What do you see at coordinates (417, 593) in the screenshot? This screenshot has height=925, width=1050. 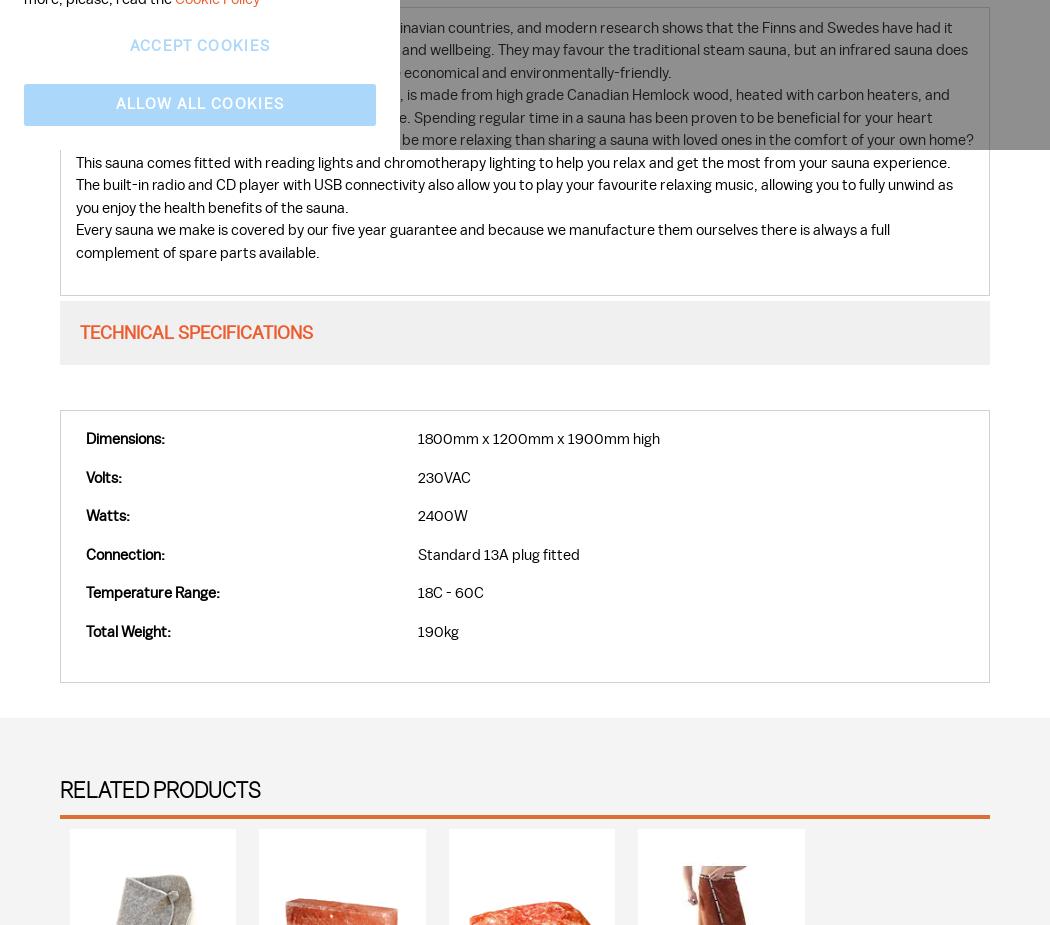 I see `'18C - 60C'` at bounding box center [417, 593].